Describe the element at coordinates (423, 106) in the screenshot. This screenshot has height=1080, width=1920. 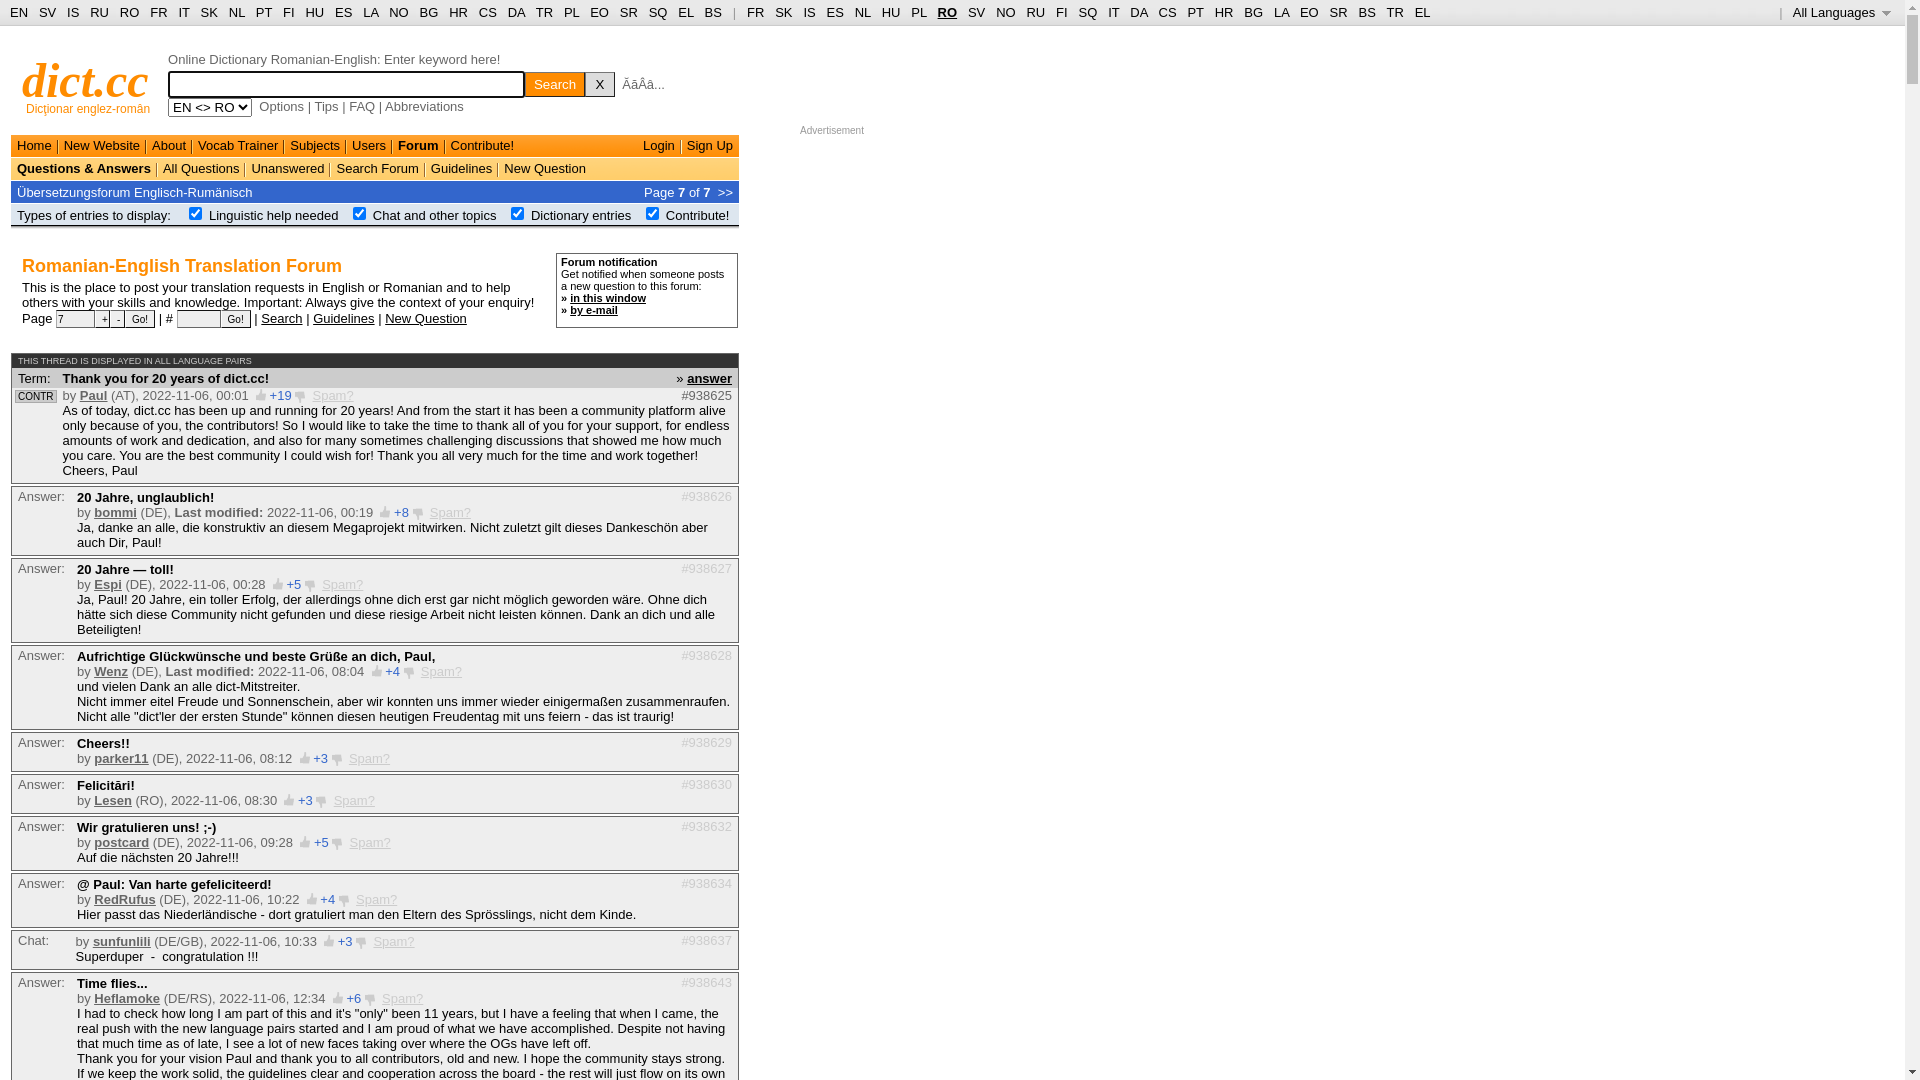
I see `'Abbreviations'` at that location.